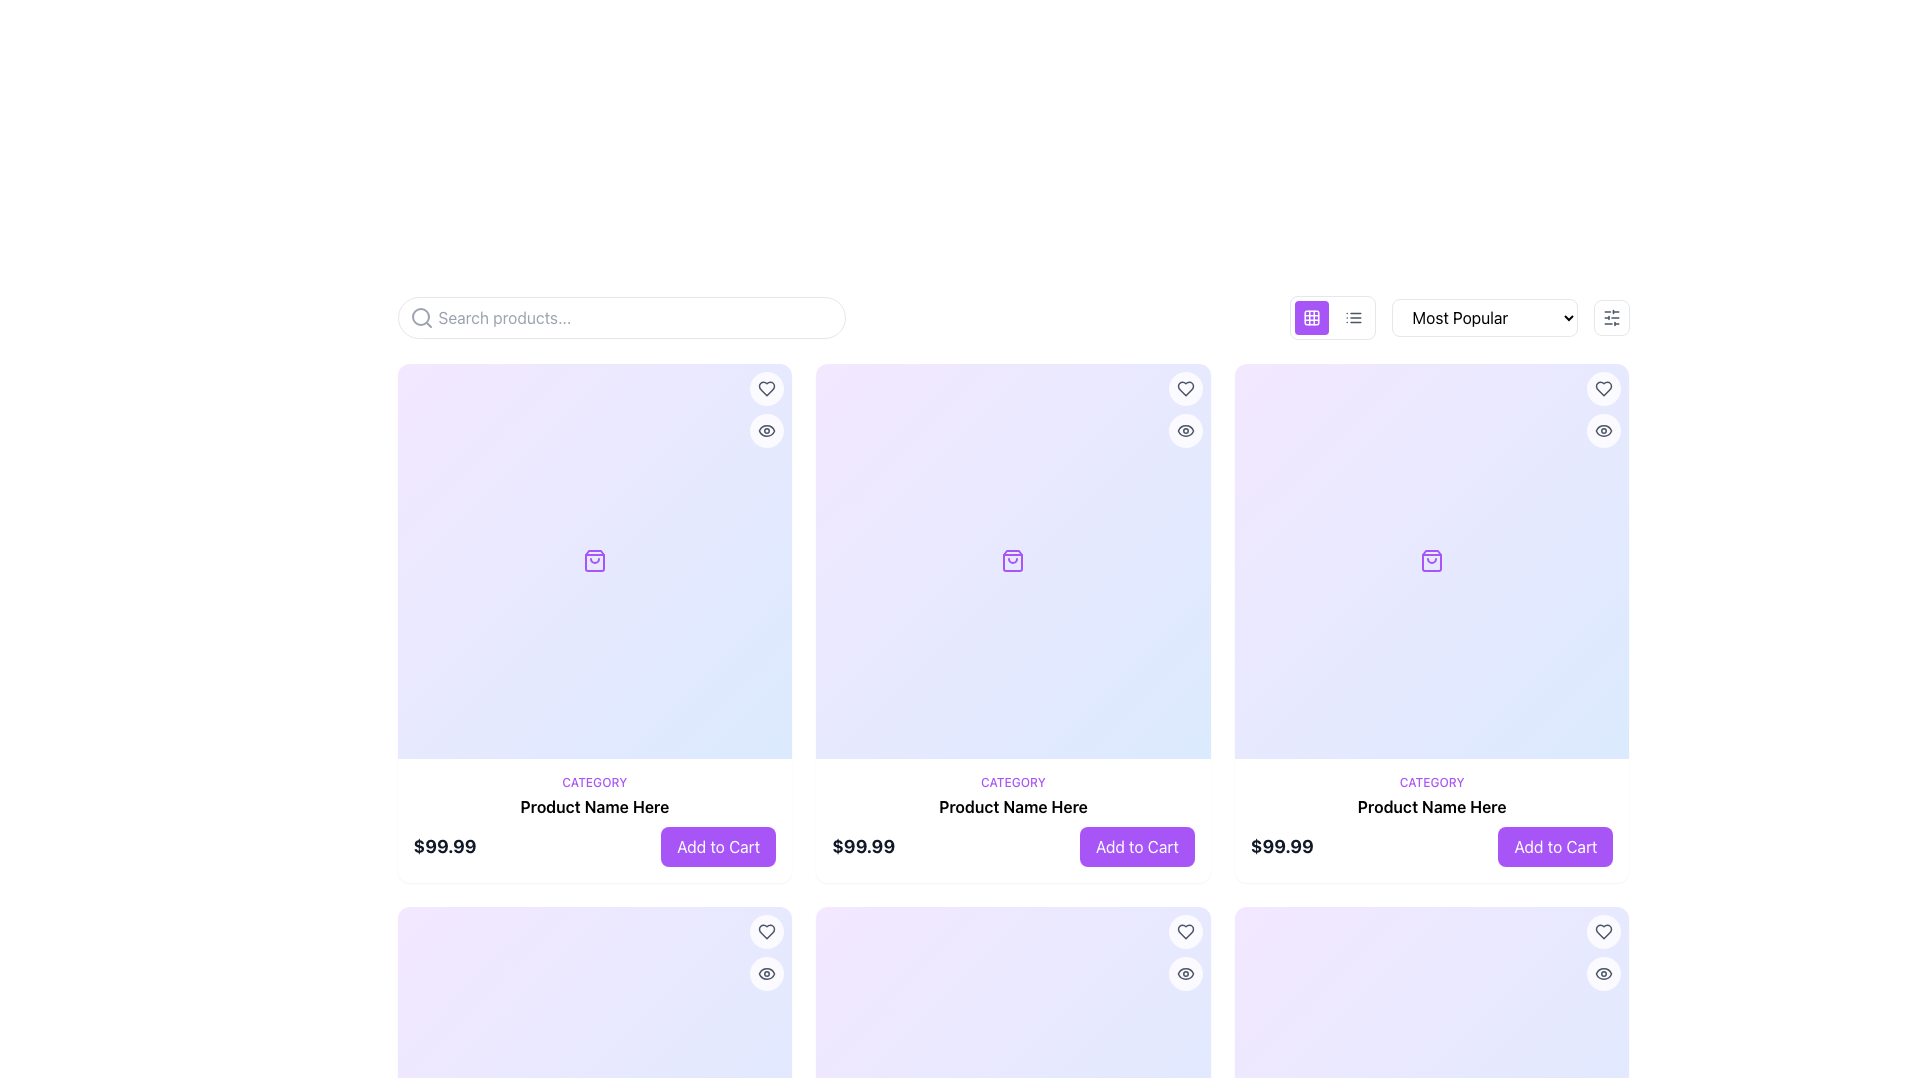  What do you see at coordinates (1185, 931) in the screenshot?
I see `the heart-shaped icon button located in the upper-right corner of the product card` at bounding box center [1185, 931].